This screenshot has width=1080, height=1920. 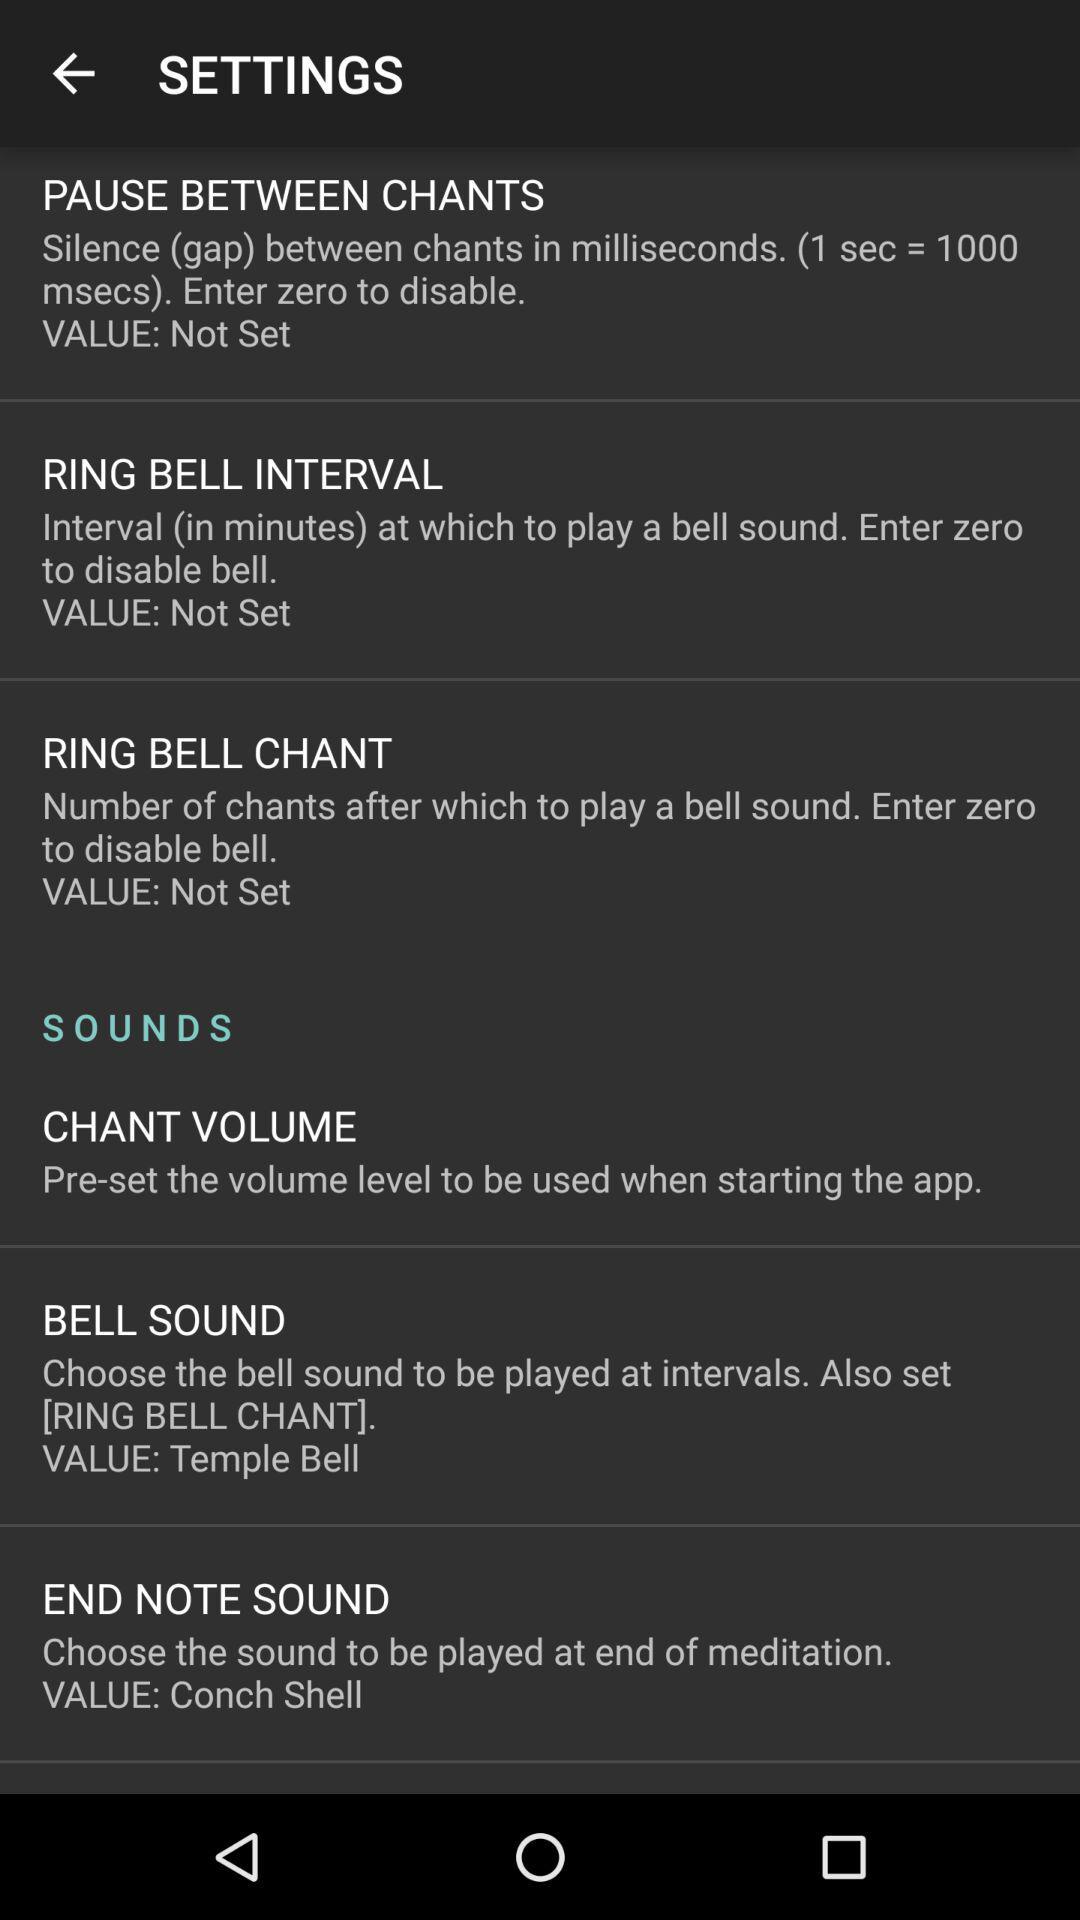 I want to click on the item below the s o u item, so click(x=199, y=1124).